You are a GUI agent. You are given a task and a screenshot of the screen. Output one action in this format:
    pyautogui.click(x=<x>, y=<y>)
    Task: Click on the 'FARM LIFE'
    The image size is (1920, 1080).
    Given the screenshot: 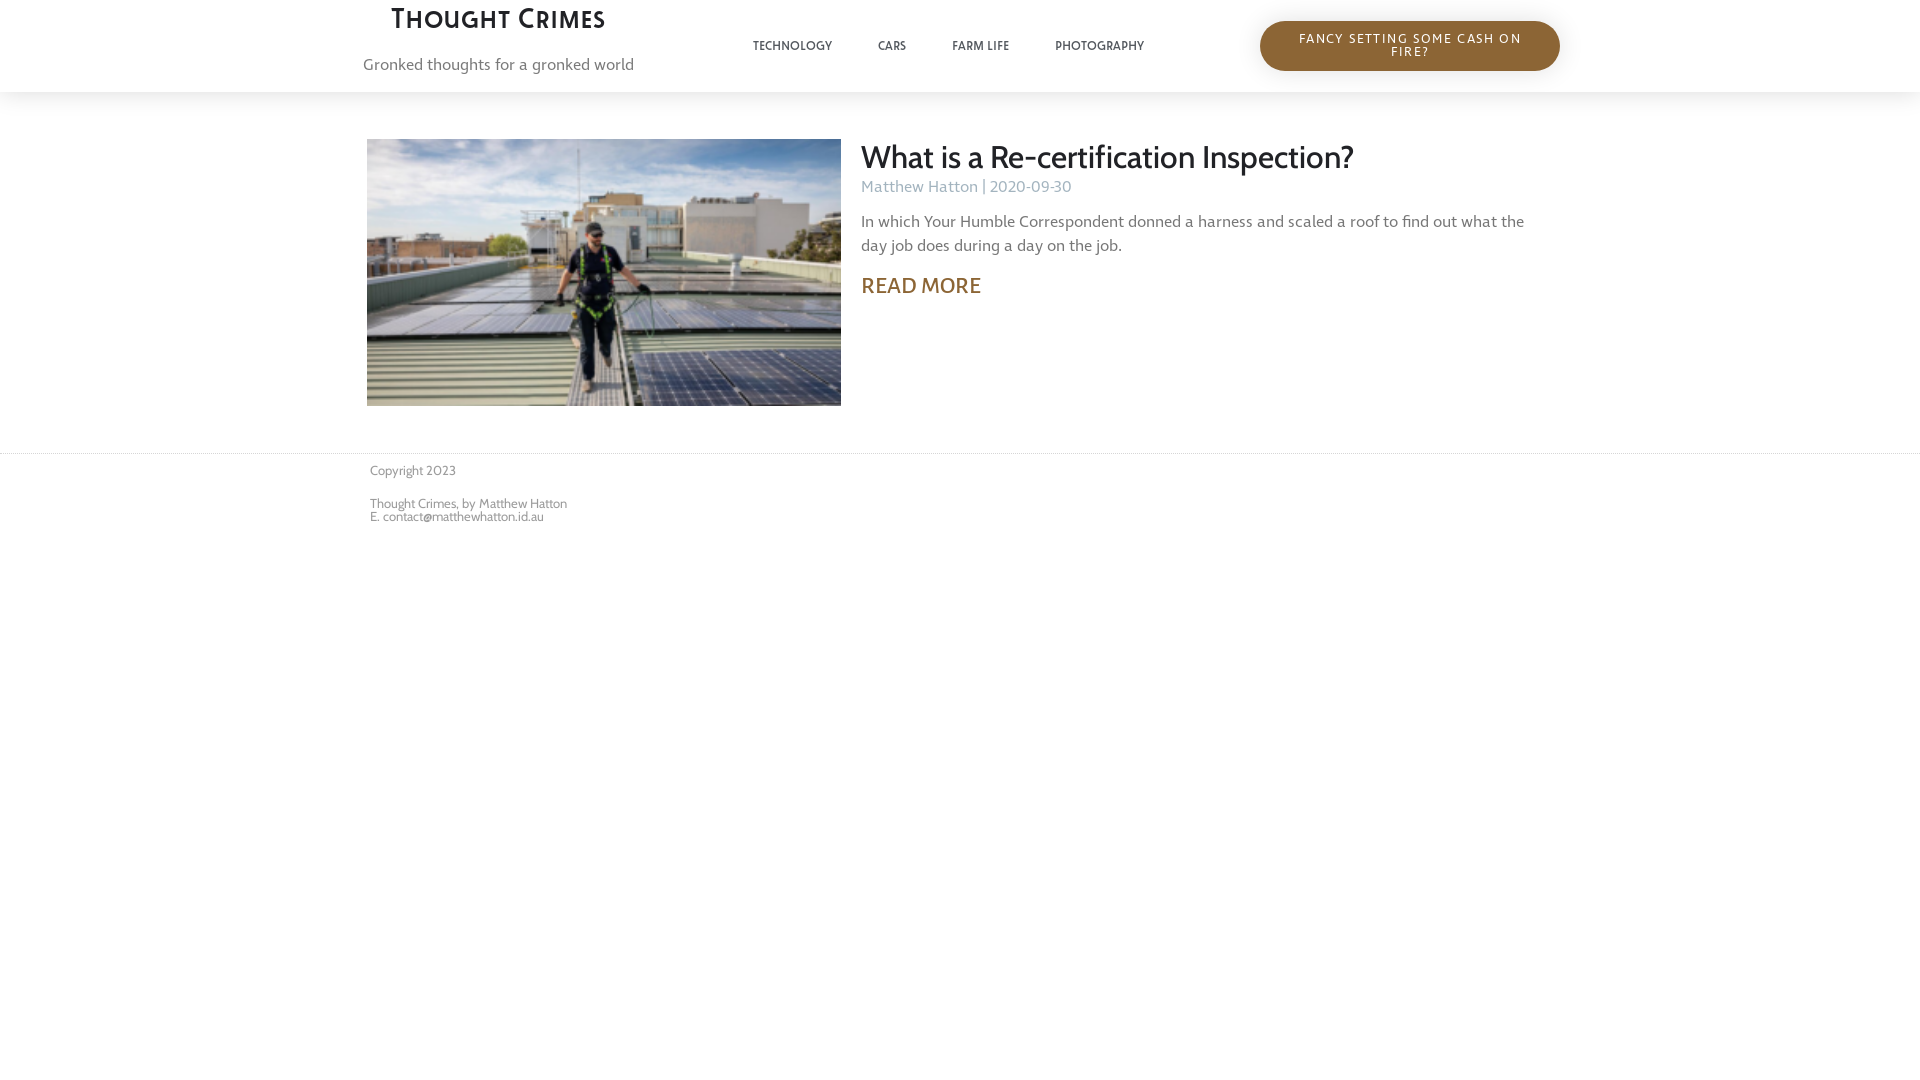 What is the action you would take?
    pyautogui.click(x=980, y=45)
    